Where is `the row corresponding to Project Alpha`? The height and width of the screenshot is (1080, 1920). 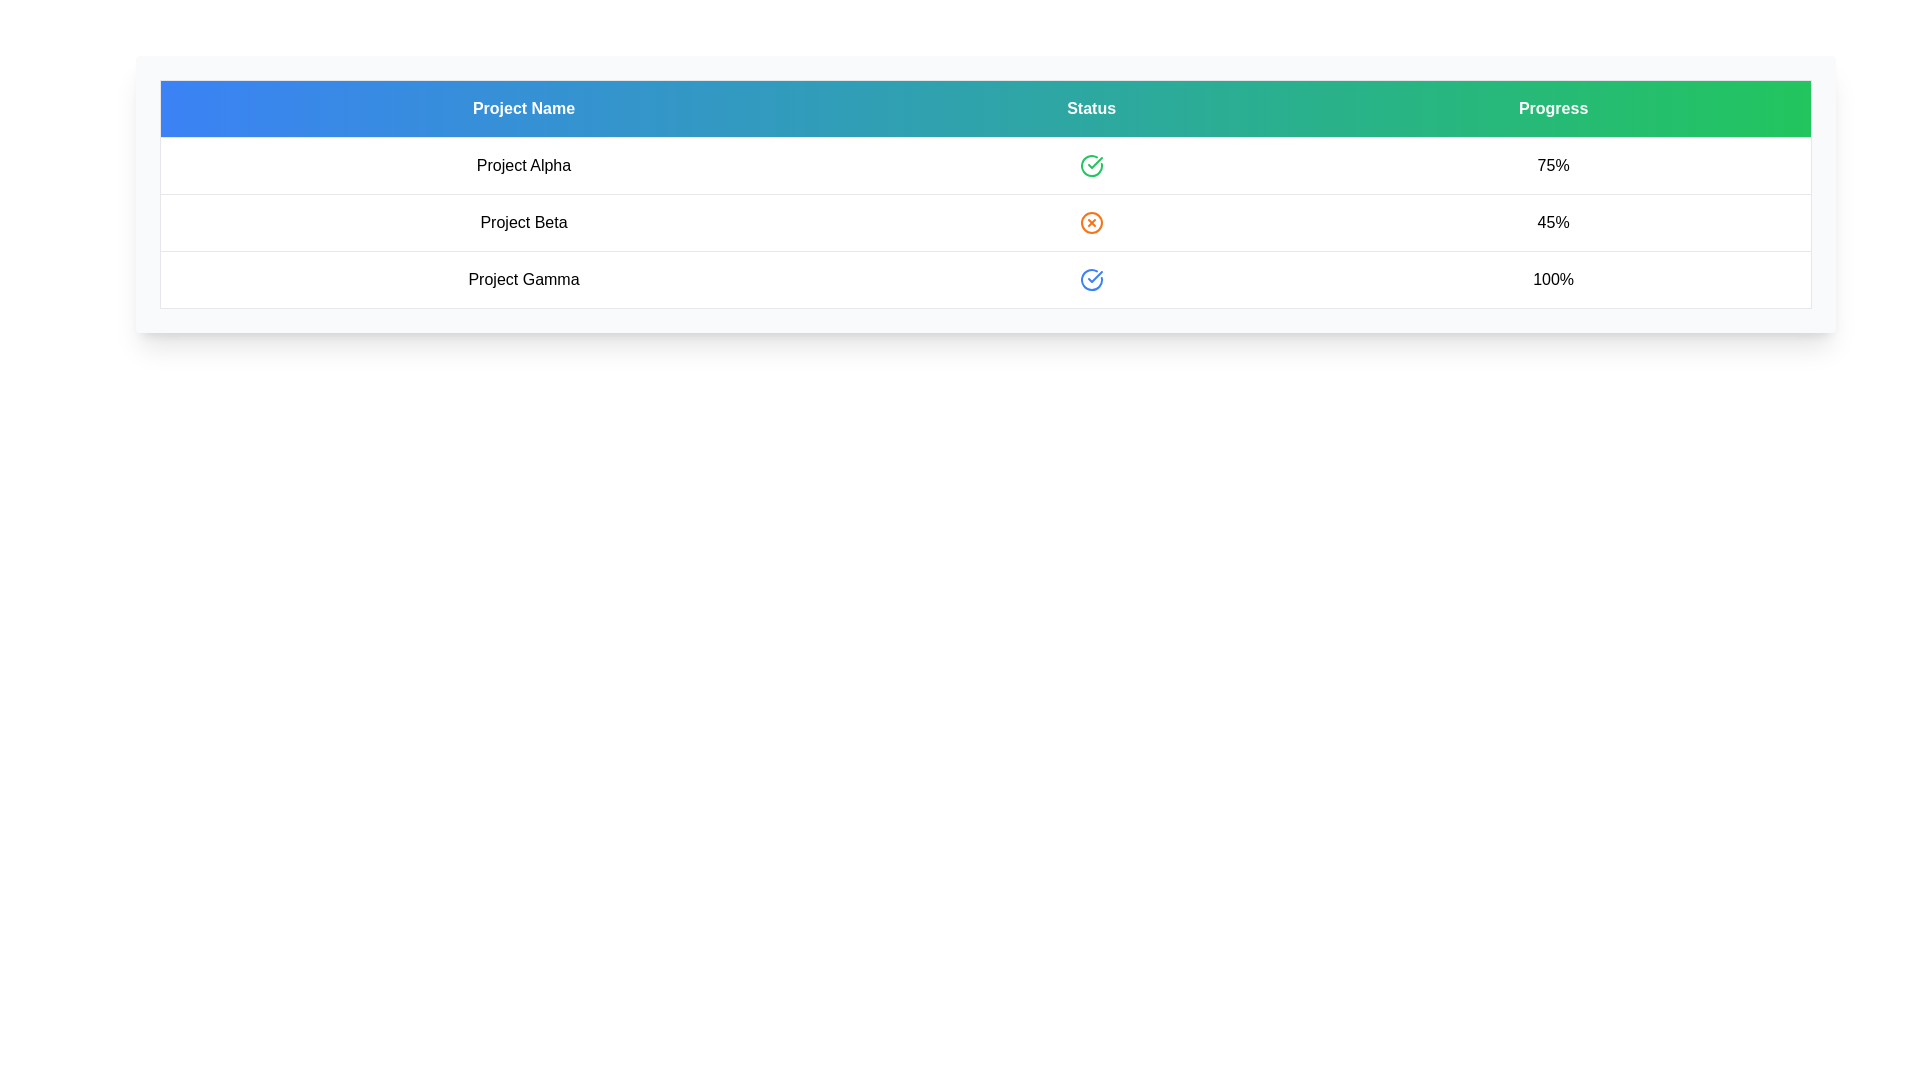 the row corresponding to Project Alpha is located at coordinates (985, 164).